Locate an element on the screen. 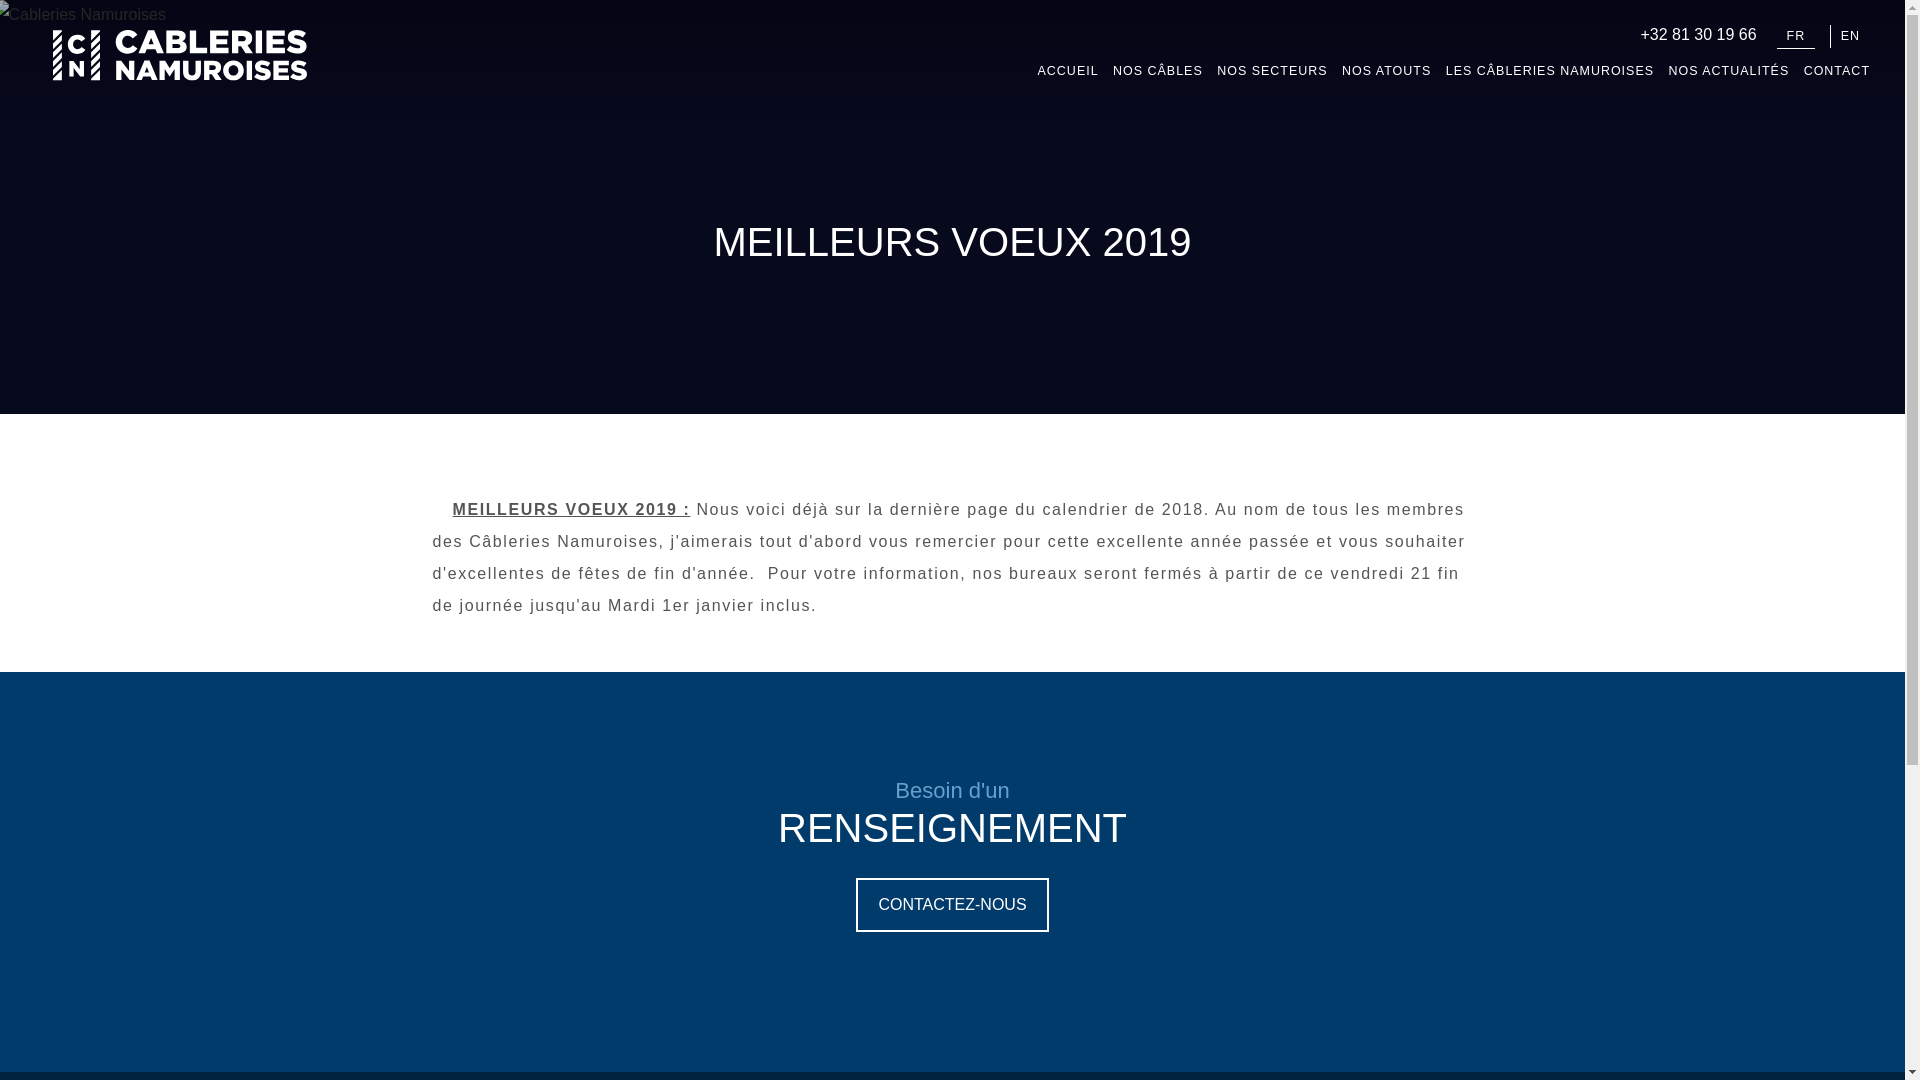  'FR' is located at coordinates (1796, 37).